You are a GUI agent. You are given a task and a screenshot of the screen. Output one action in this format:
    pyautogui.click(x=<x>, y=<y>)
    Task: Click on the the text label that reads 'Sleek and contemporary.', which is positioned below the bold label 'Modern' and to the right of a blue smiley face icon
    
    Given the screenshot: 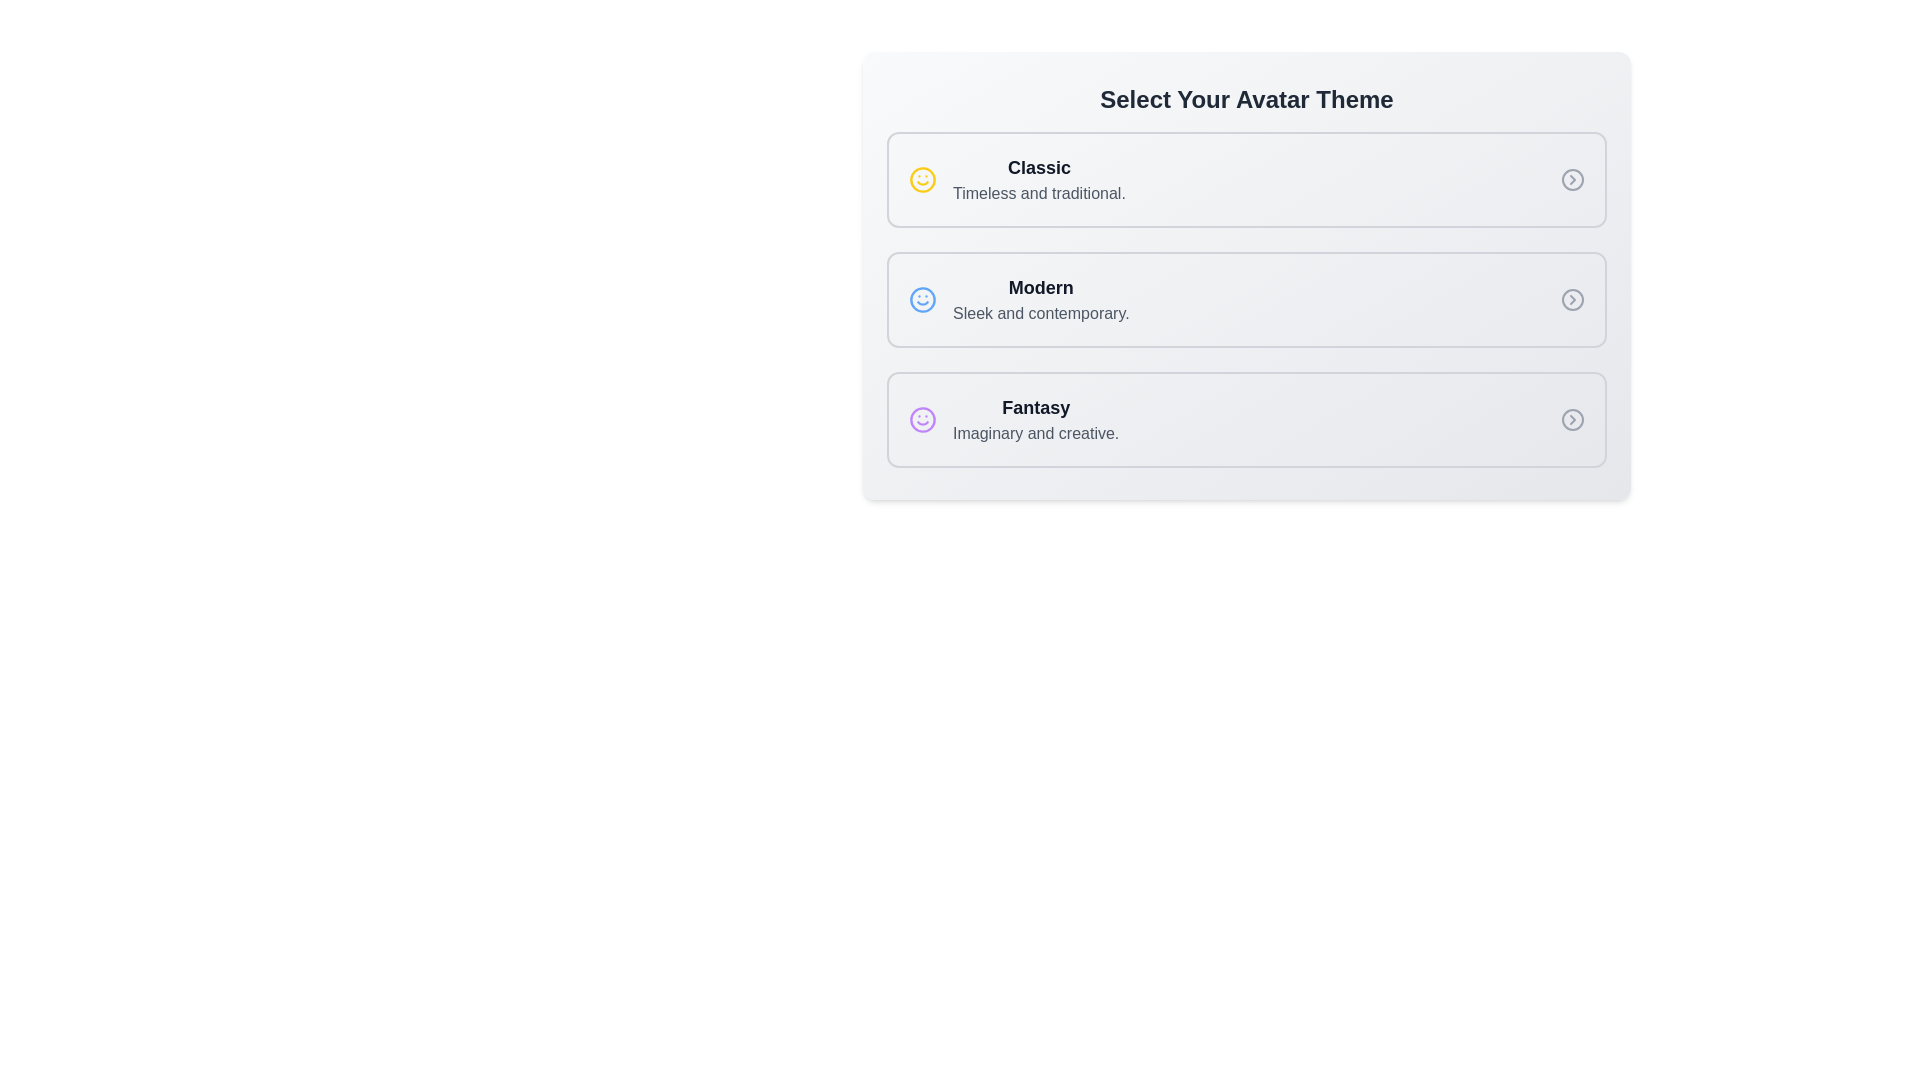 What is the action you would take?
    pyautogui.click(x=1040, y=313)
    